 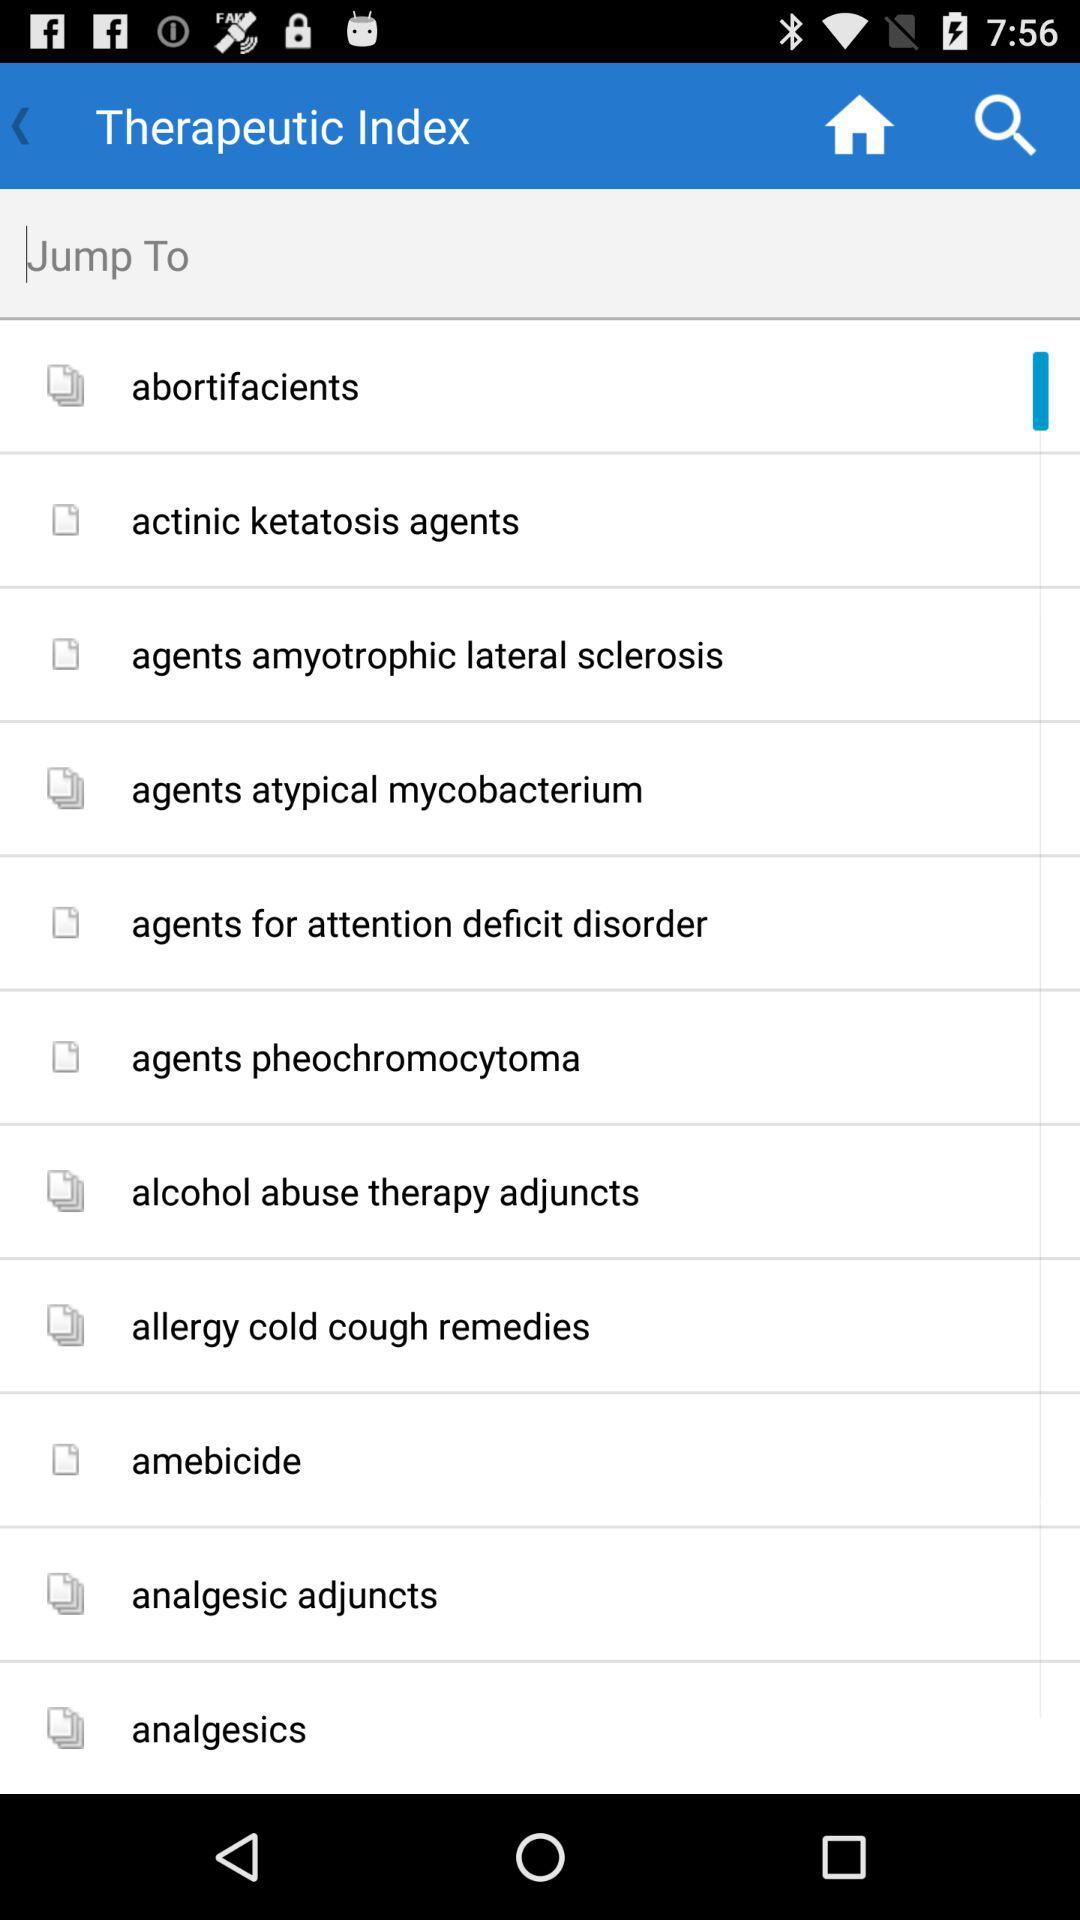 I want to click on analgesics item, so click(x=597, y=1727).